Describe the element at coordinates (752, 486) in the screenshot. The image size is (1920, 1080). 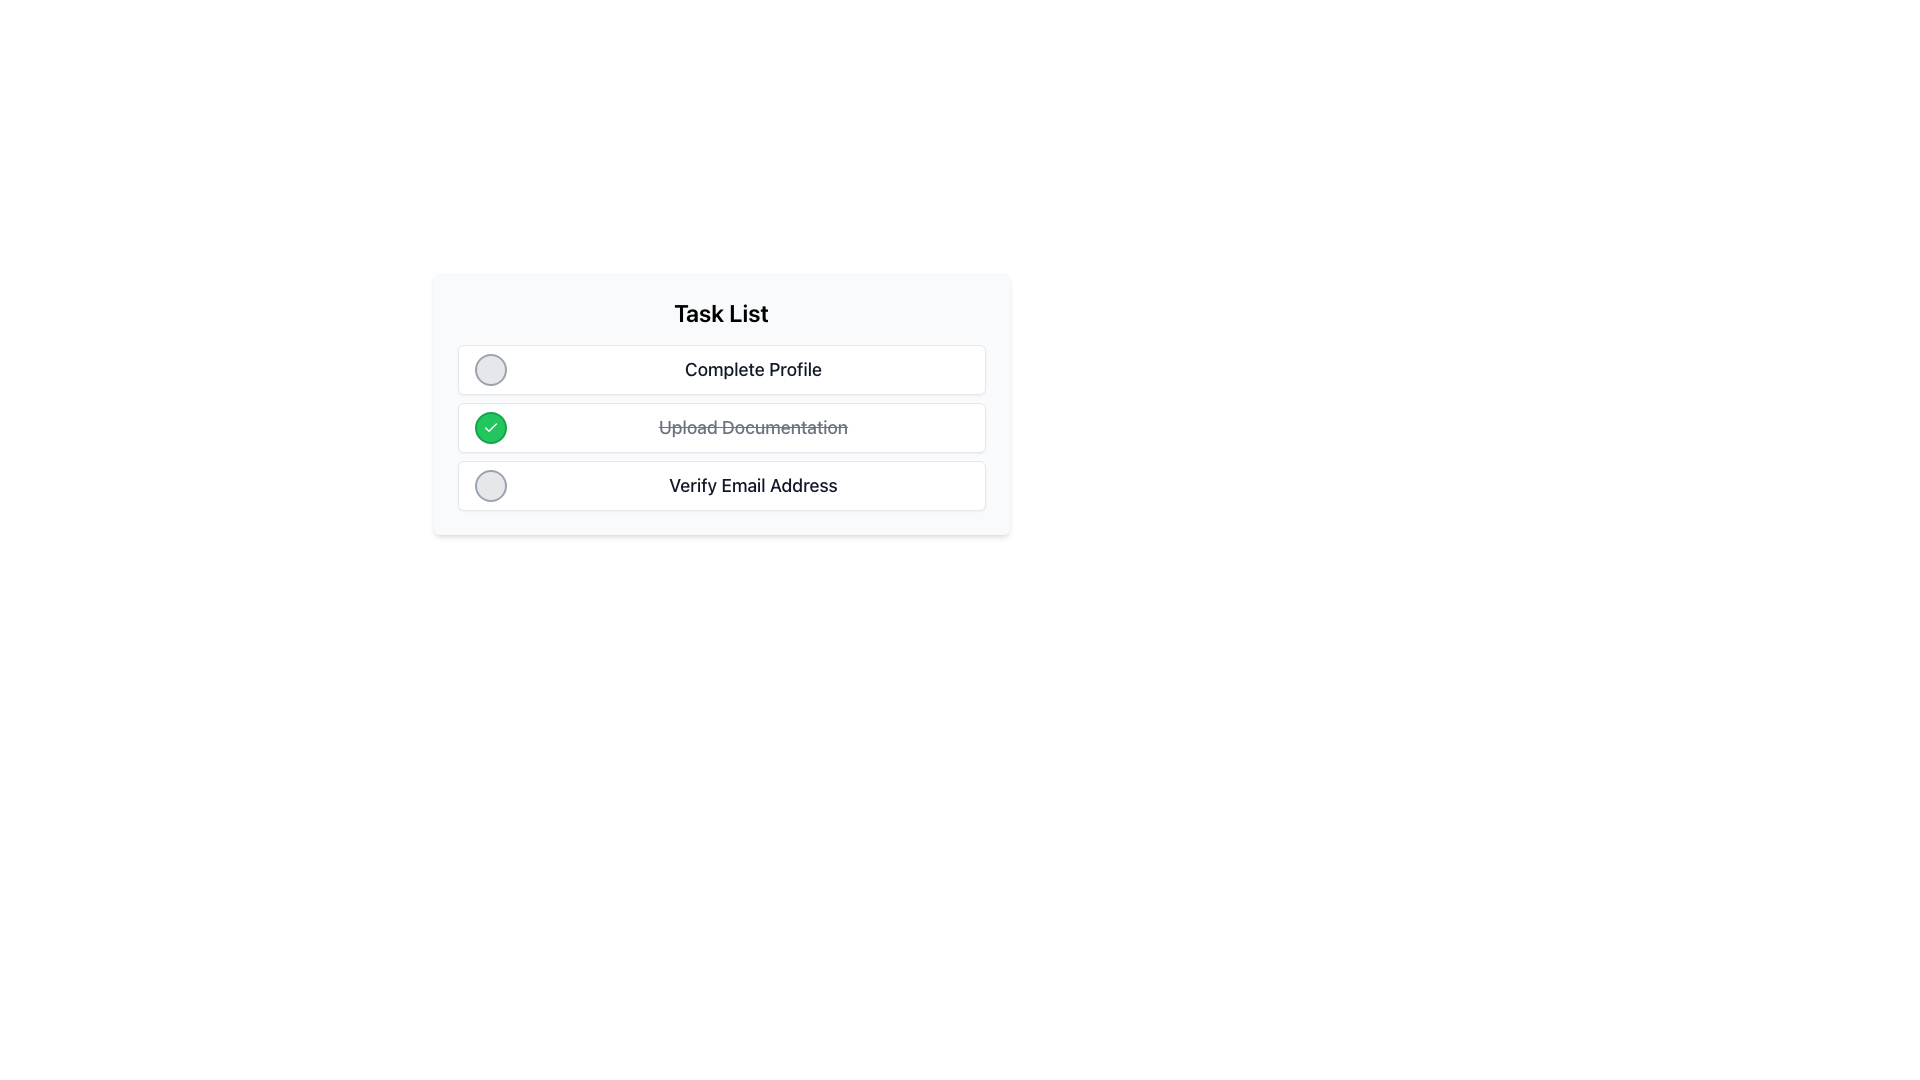
I see `the non-interactive text label that describes the task 'Verify Email Address', located beneath the 'Upload Documentation' task in the task list` at that location.